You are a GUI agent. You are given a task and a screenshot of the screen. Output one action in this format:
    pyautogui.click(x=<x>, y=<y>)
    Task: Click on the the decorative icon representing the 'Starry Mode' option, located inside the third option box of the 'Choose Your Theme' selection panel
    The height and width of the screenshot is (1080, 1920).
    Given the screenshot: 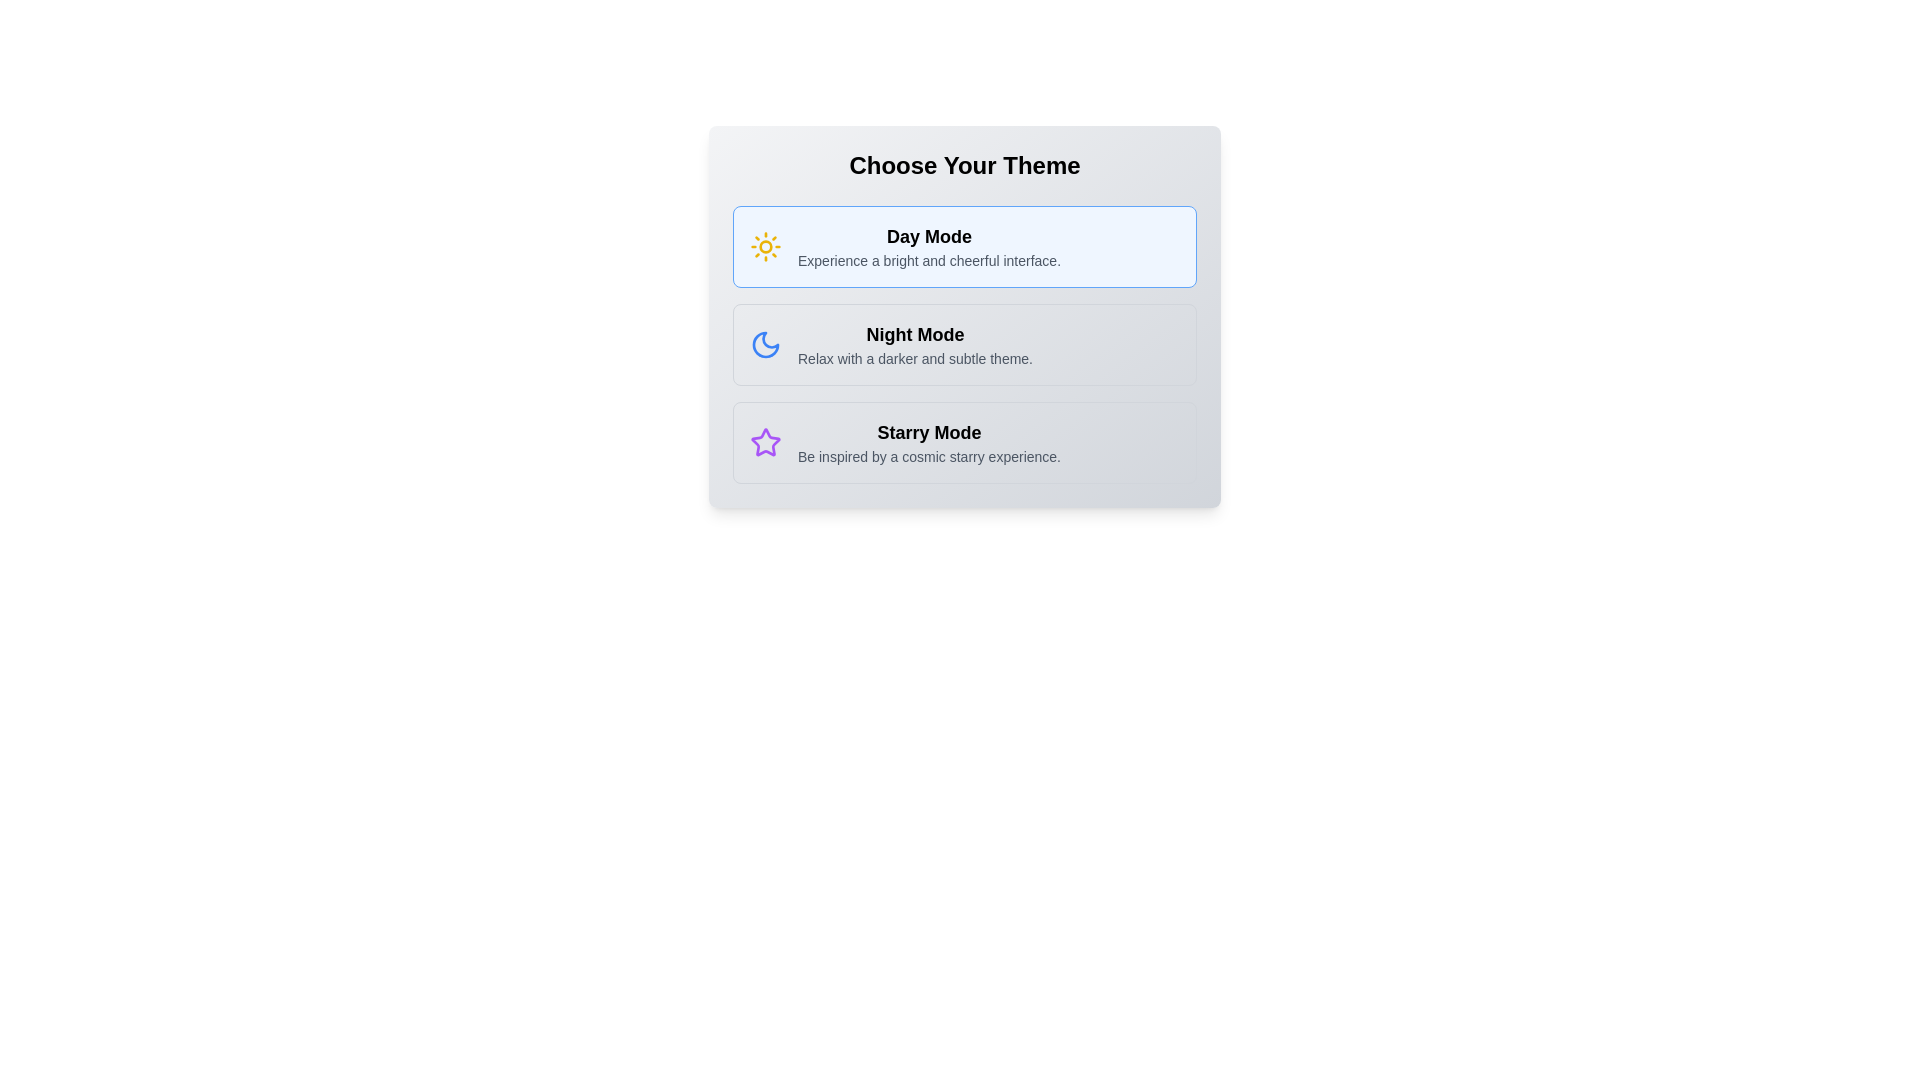 What is the action you would take?
    pyautogui.click(x=765, y=441)
    